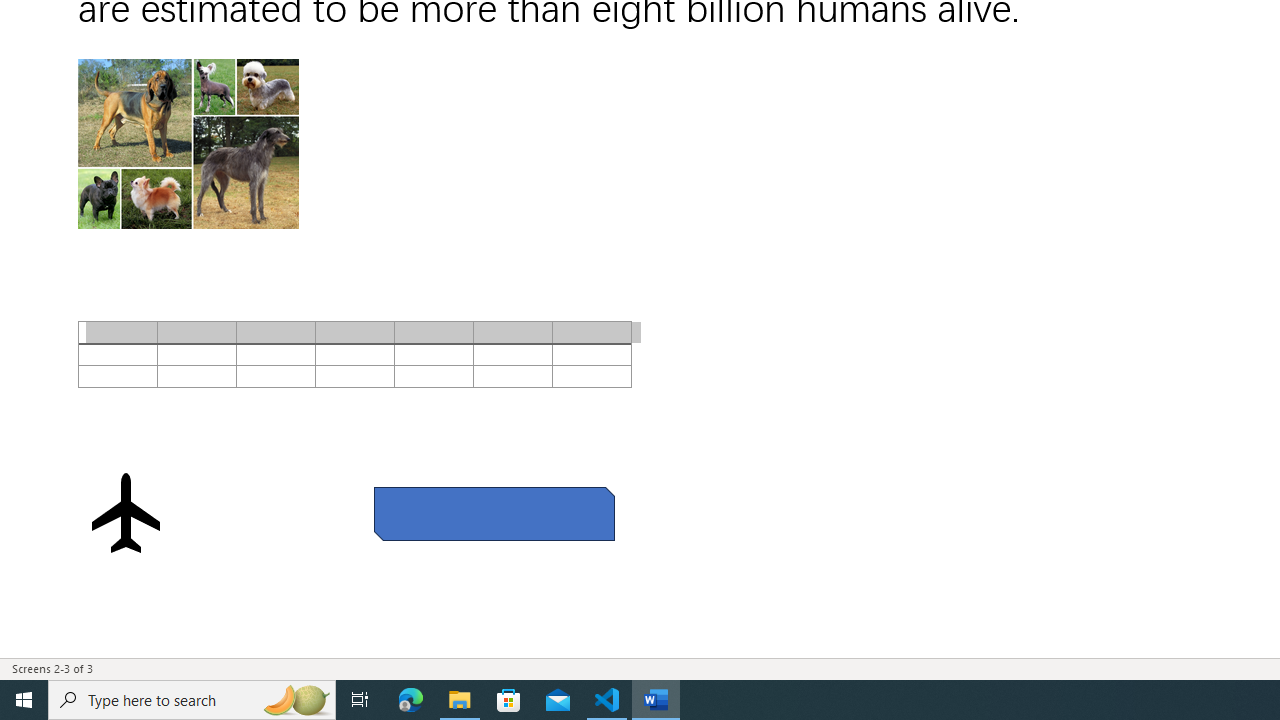  What do you see at coordinates (494, 512) in the screenshot?
I see `'Rectangle: Diagonal Corners Snipped 2'` at bounding box center [494, 512].